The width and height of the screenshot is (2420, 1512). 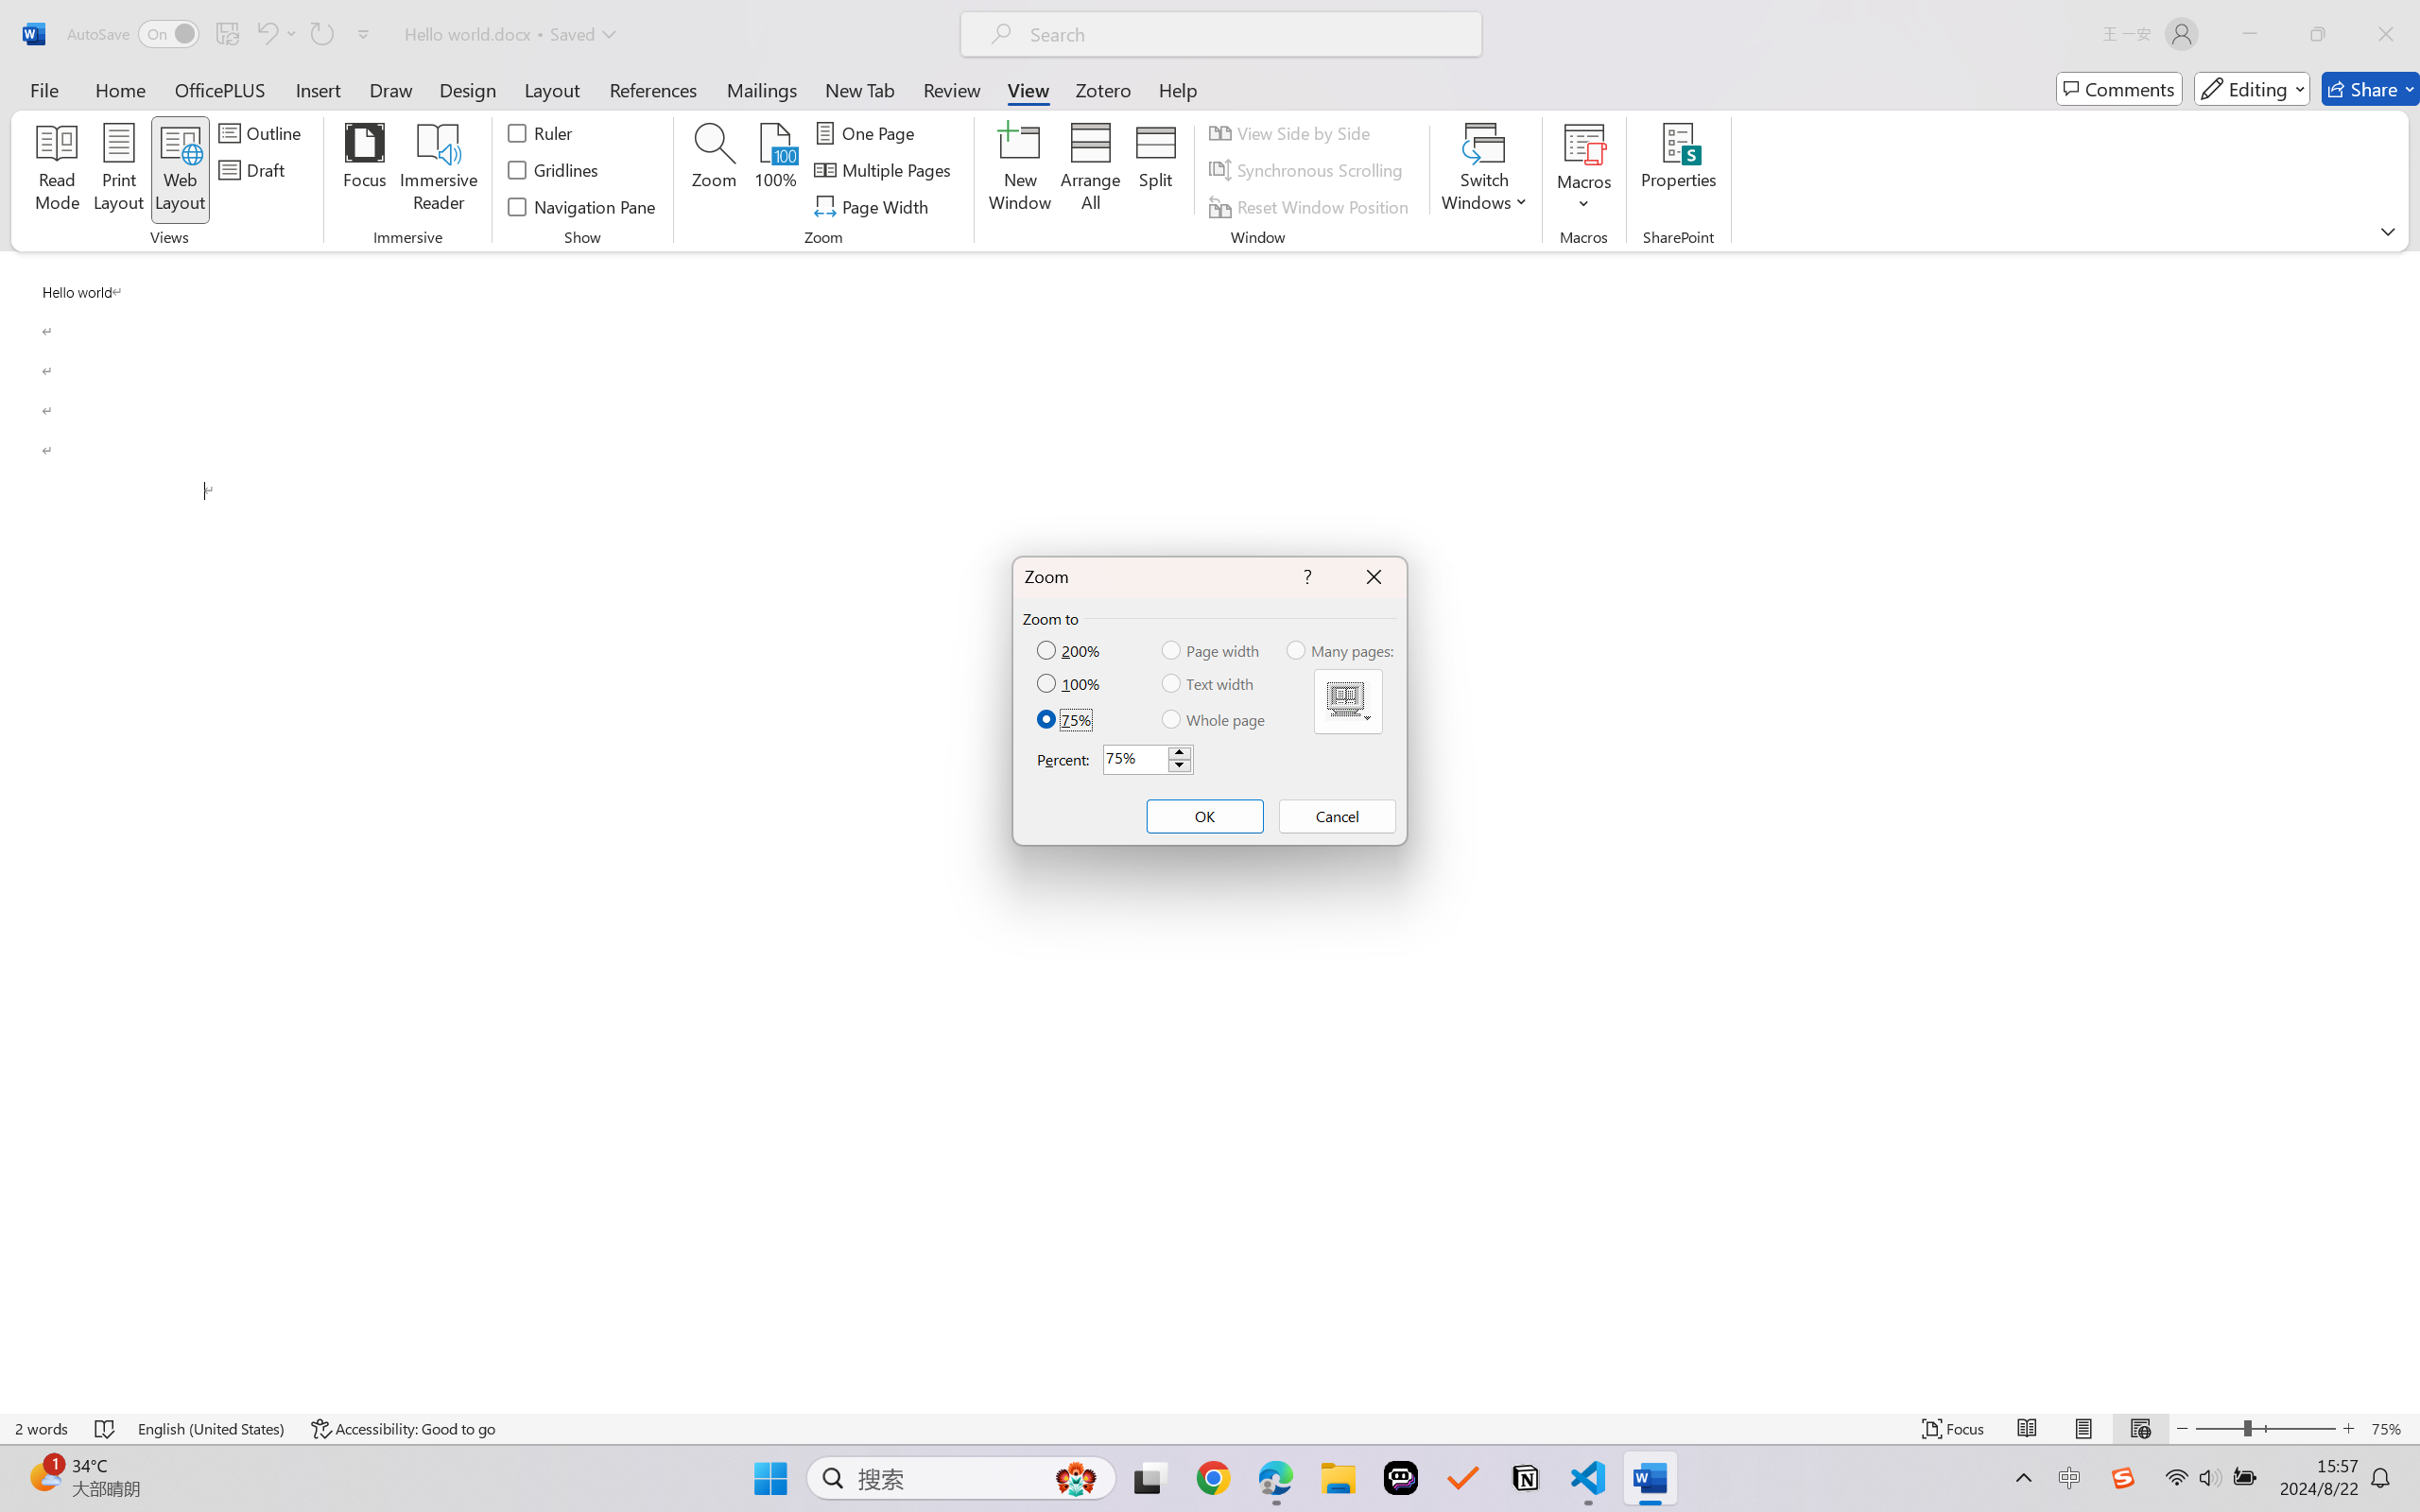 What do you see at coordinates (43, 1476) in the screenshot?
I see `'AutomationID: BadgeAnchorLargeTicker'` at bounding box center [43, 1476].